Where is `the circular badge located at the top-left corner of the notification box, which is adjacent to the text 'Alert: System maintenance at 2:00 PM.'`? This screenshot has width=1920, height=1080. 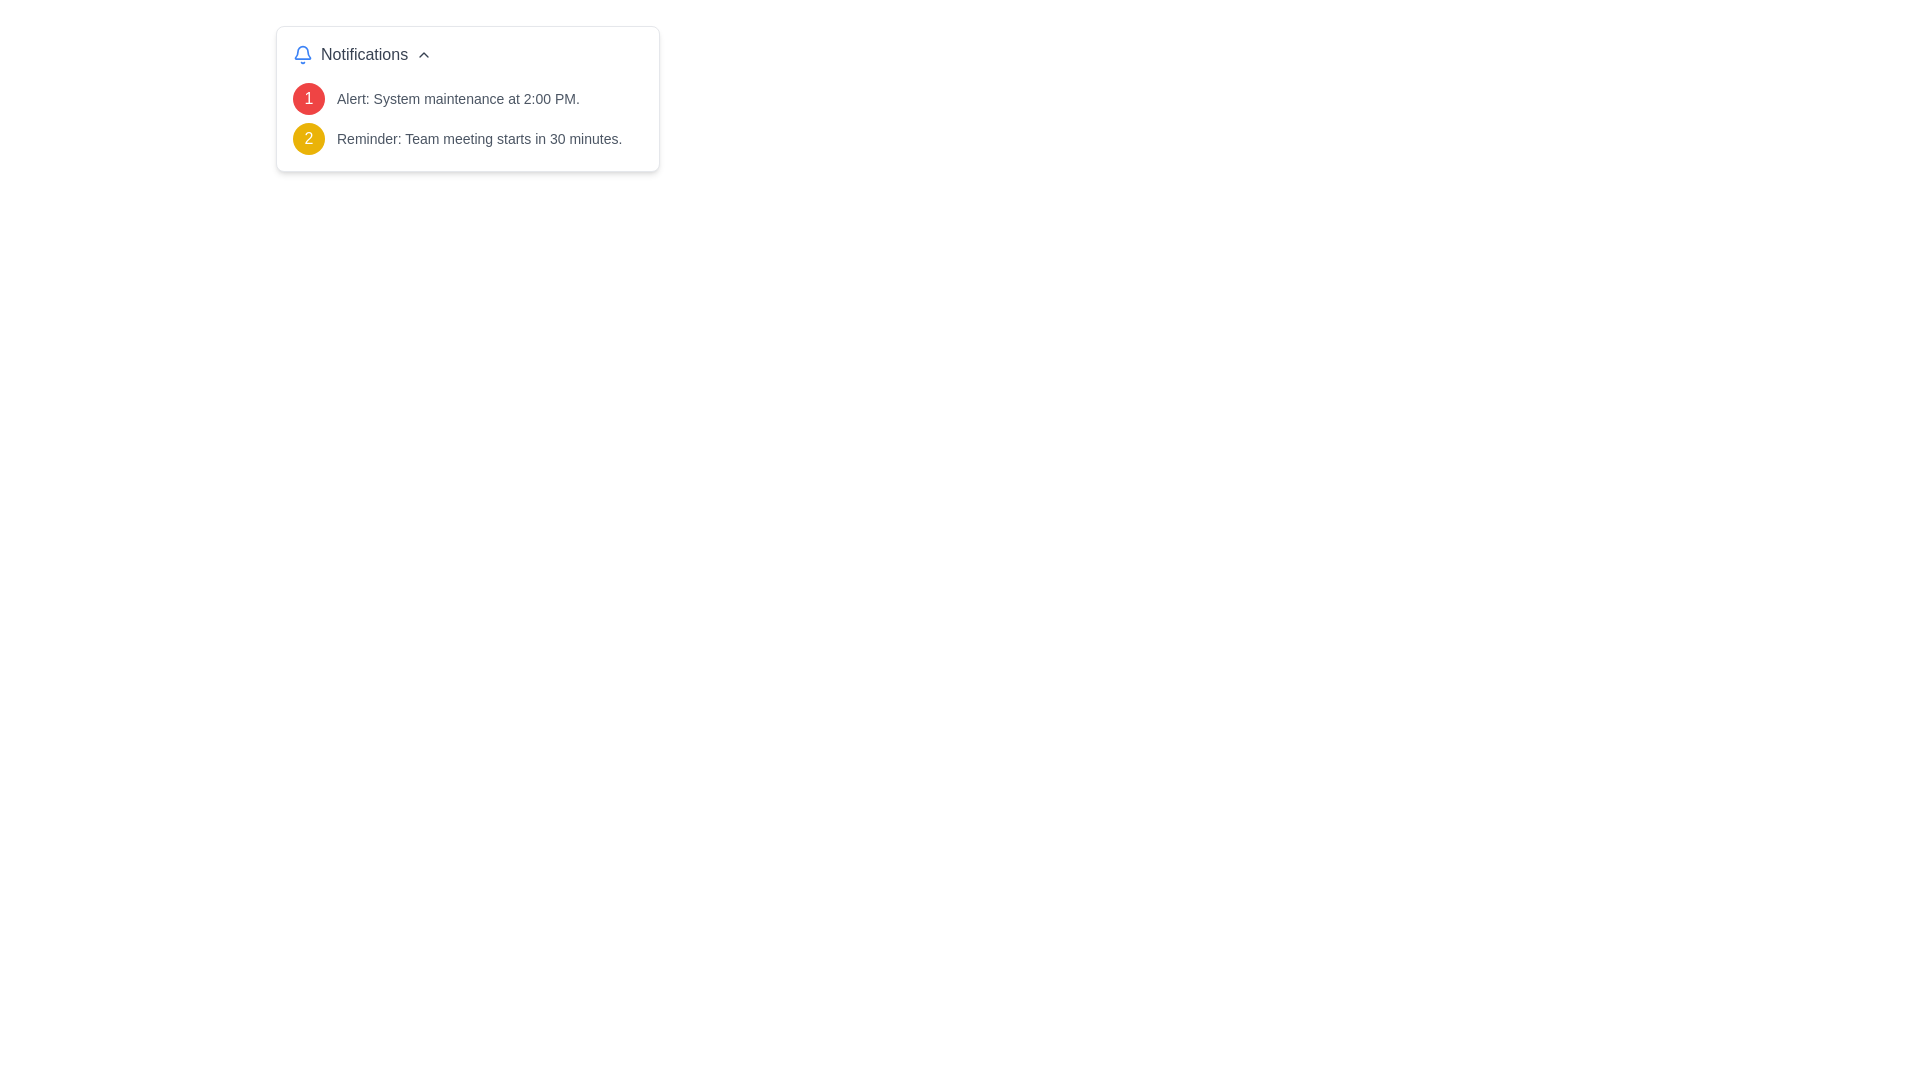 the circular badge located at the top-left corner of the notification box, which is adjacent to the text 'Alert: System maintenance at 2:00 PM.' is located at coordinates (307, 99).